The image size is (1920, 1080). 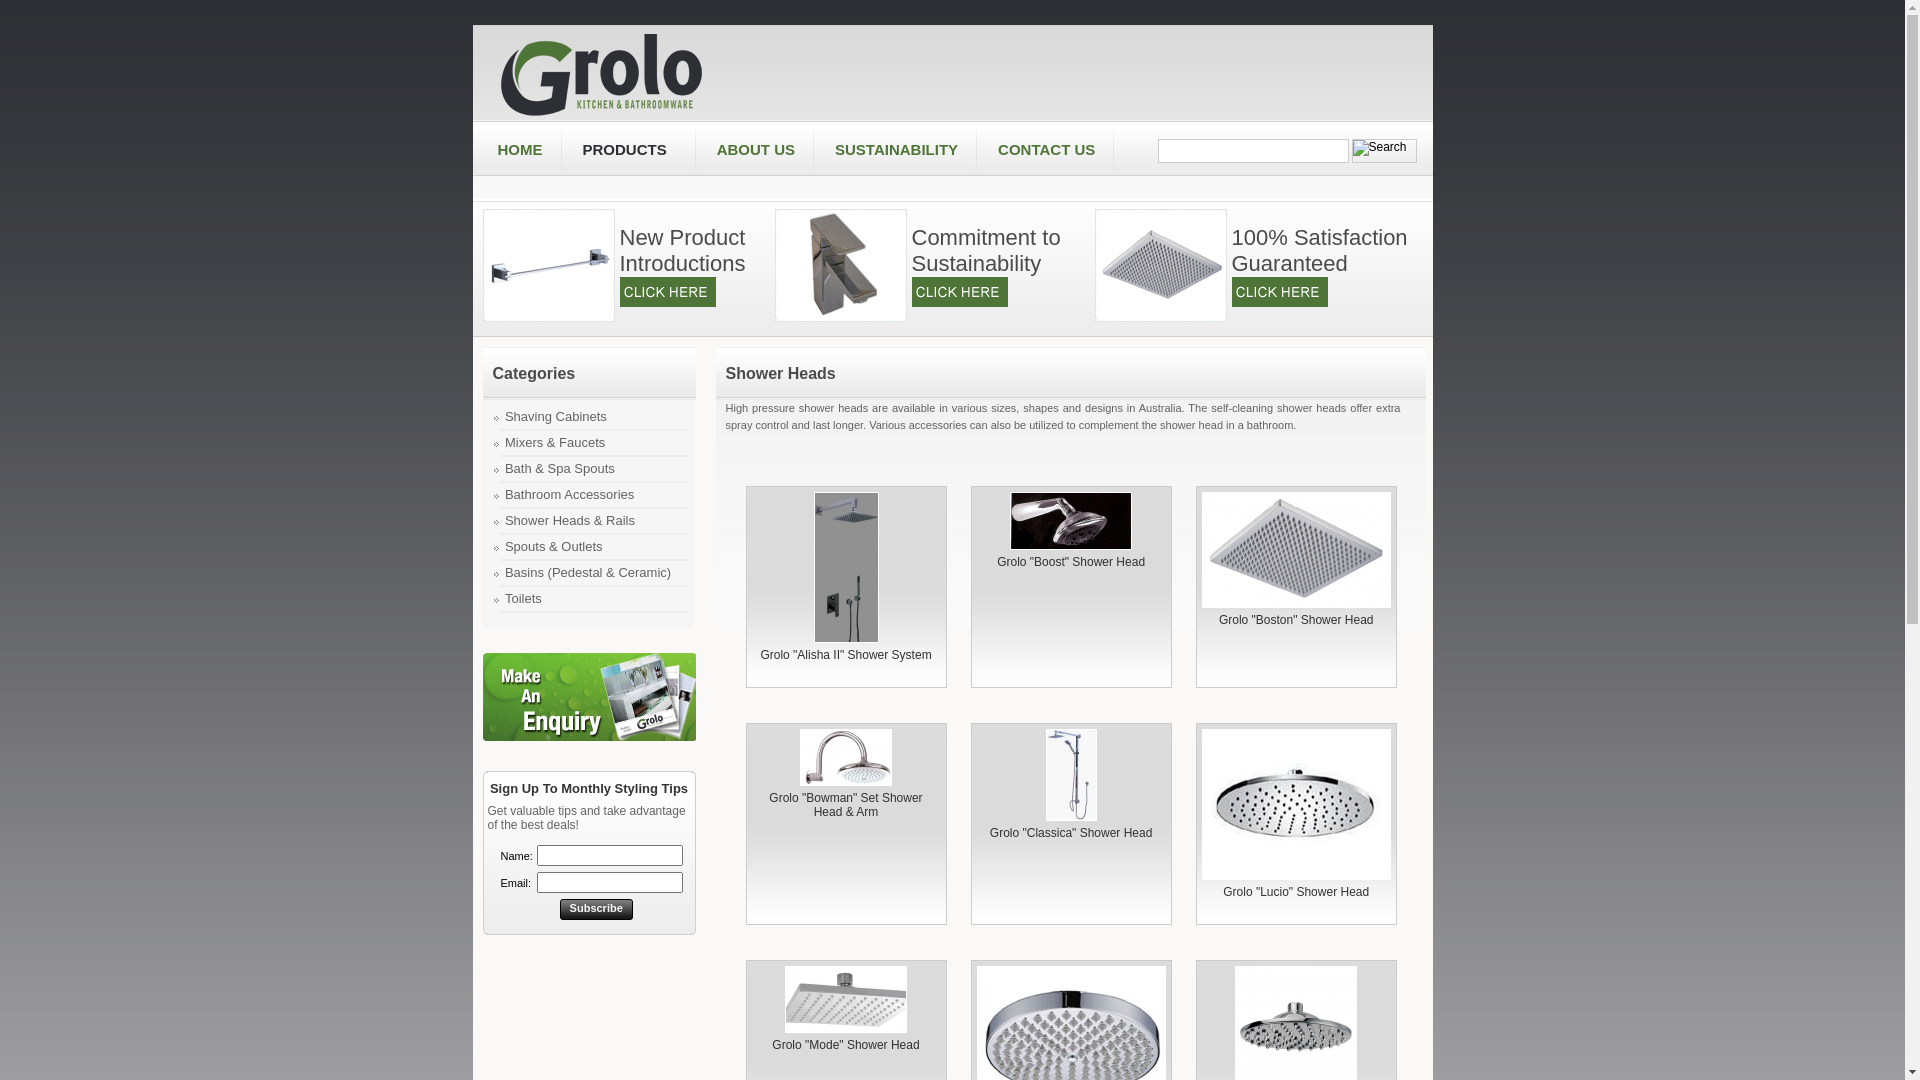 What do you see at coordinates (498, 71) in the screenshot?
I see `'Grolo Bathroom & Kichenware'` at bounding box center [498, 71].